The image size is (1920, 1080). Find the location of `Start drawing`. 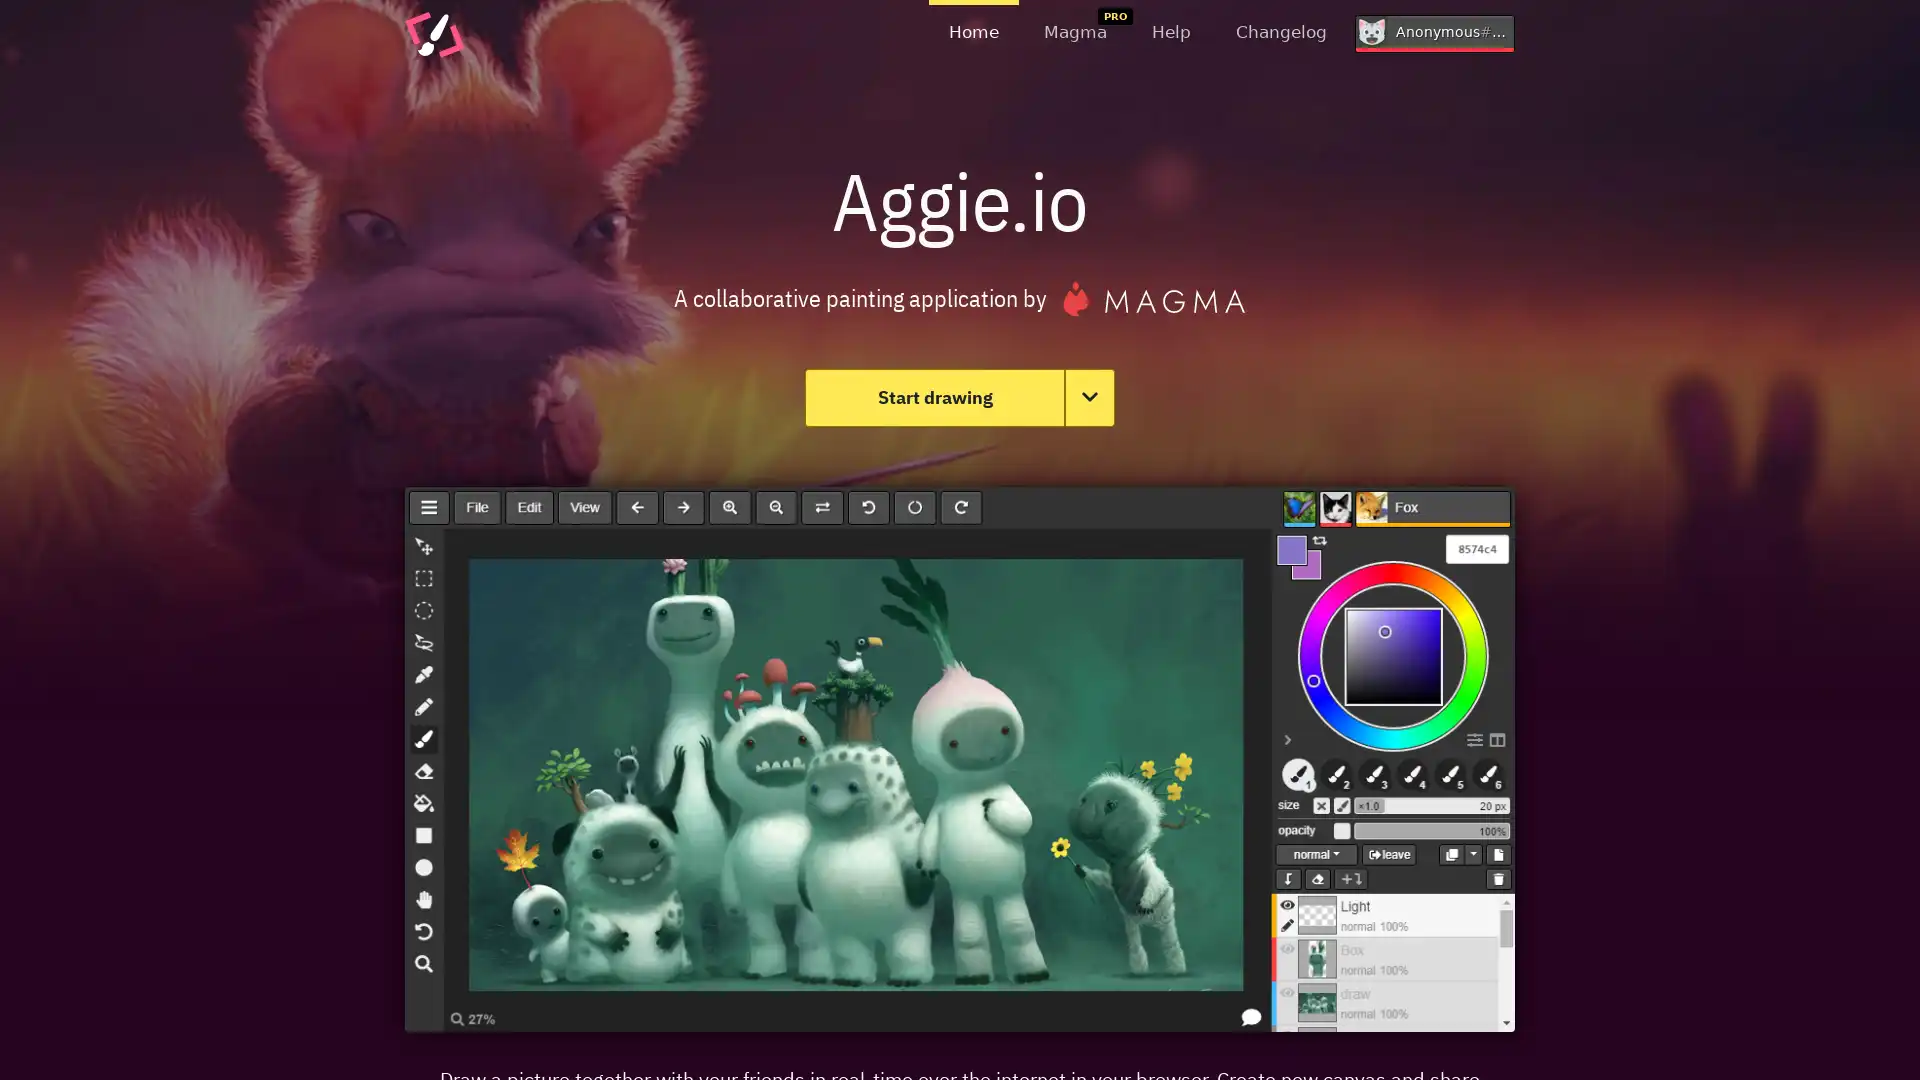

Start drawing is located at coordinates (934, 397).